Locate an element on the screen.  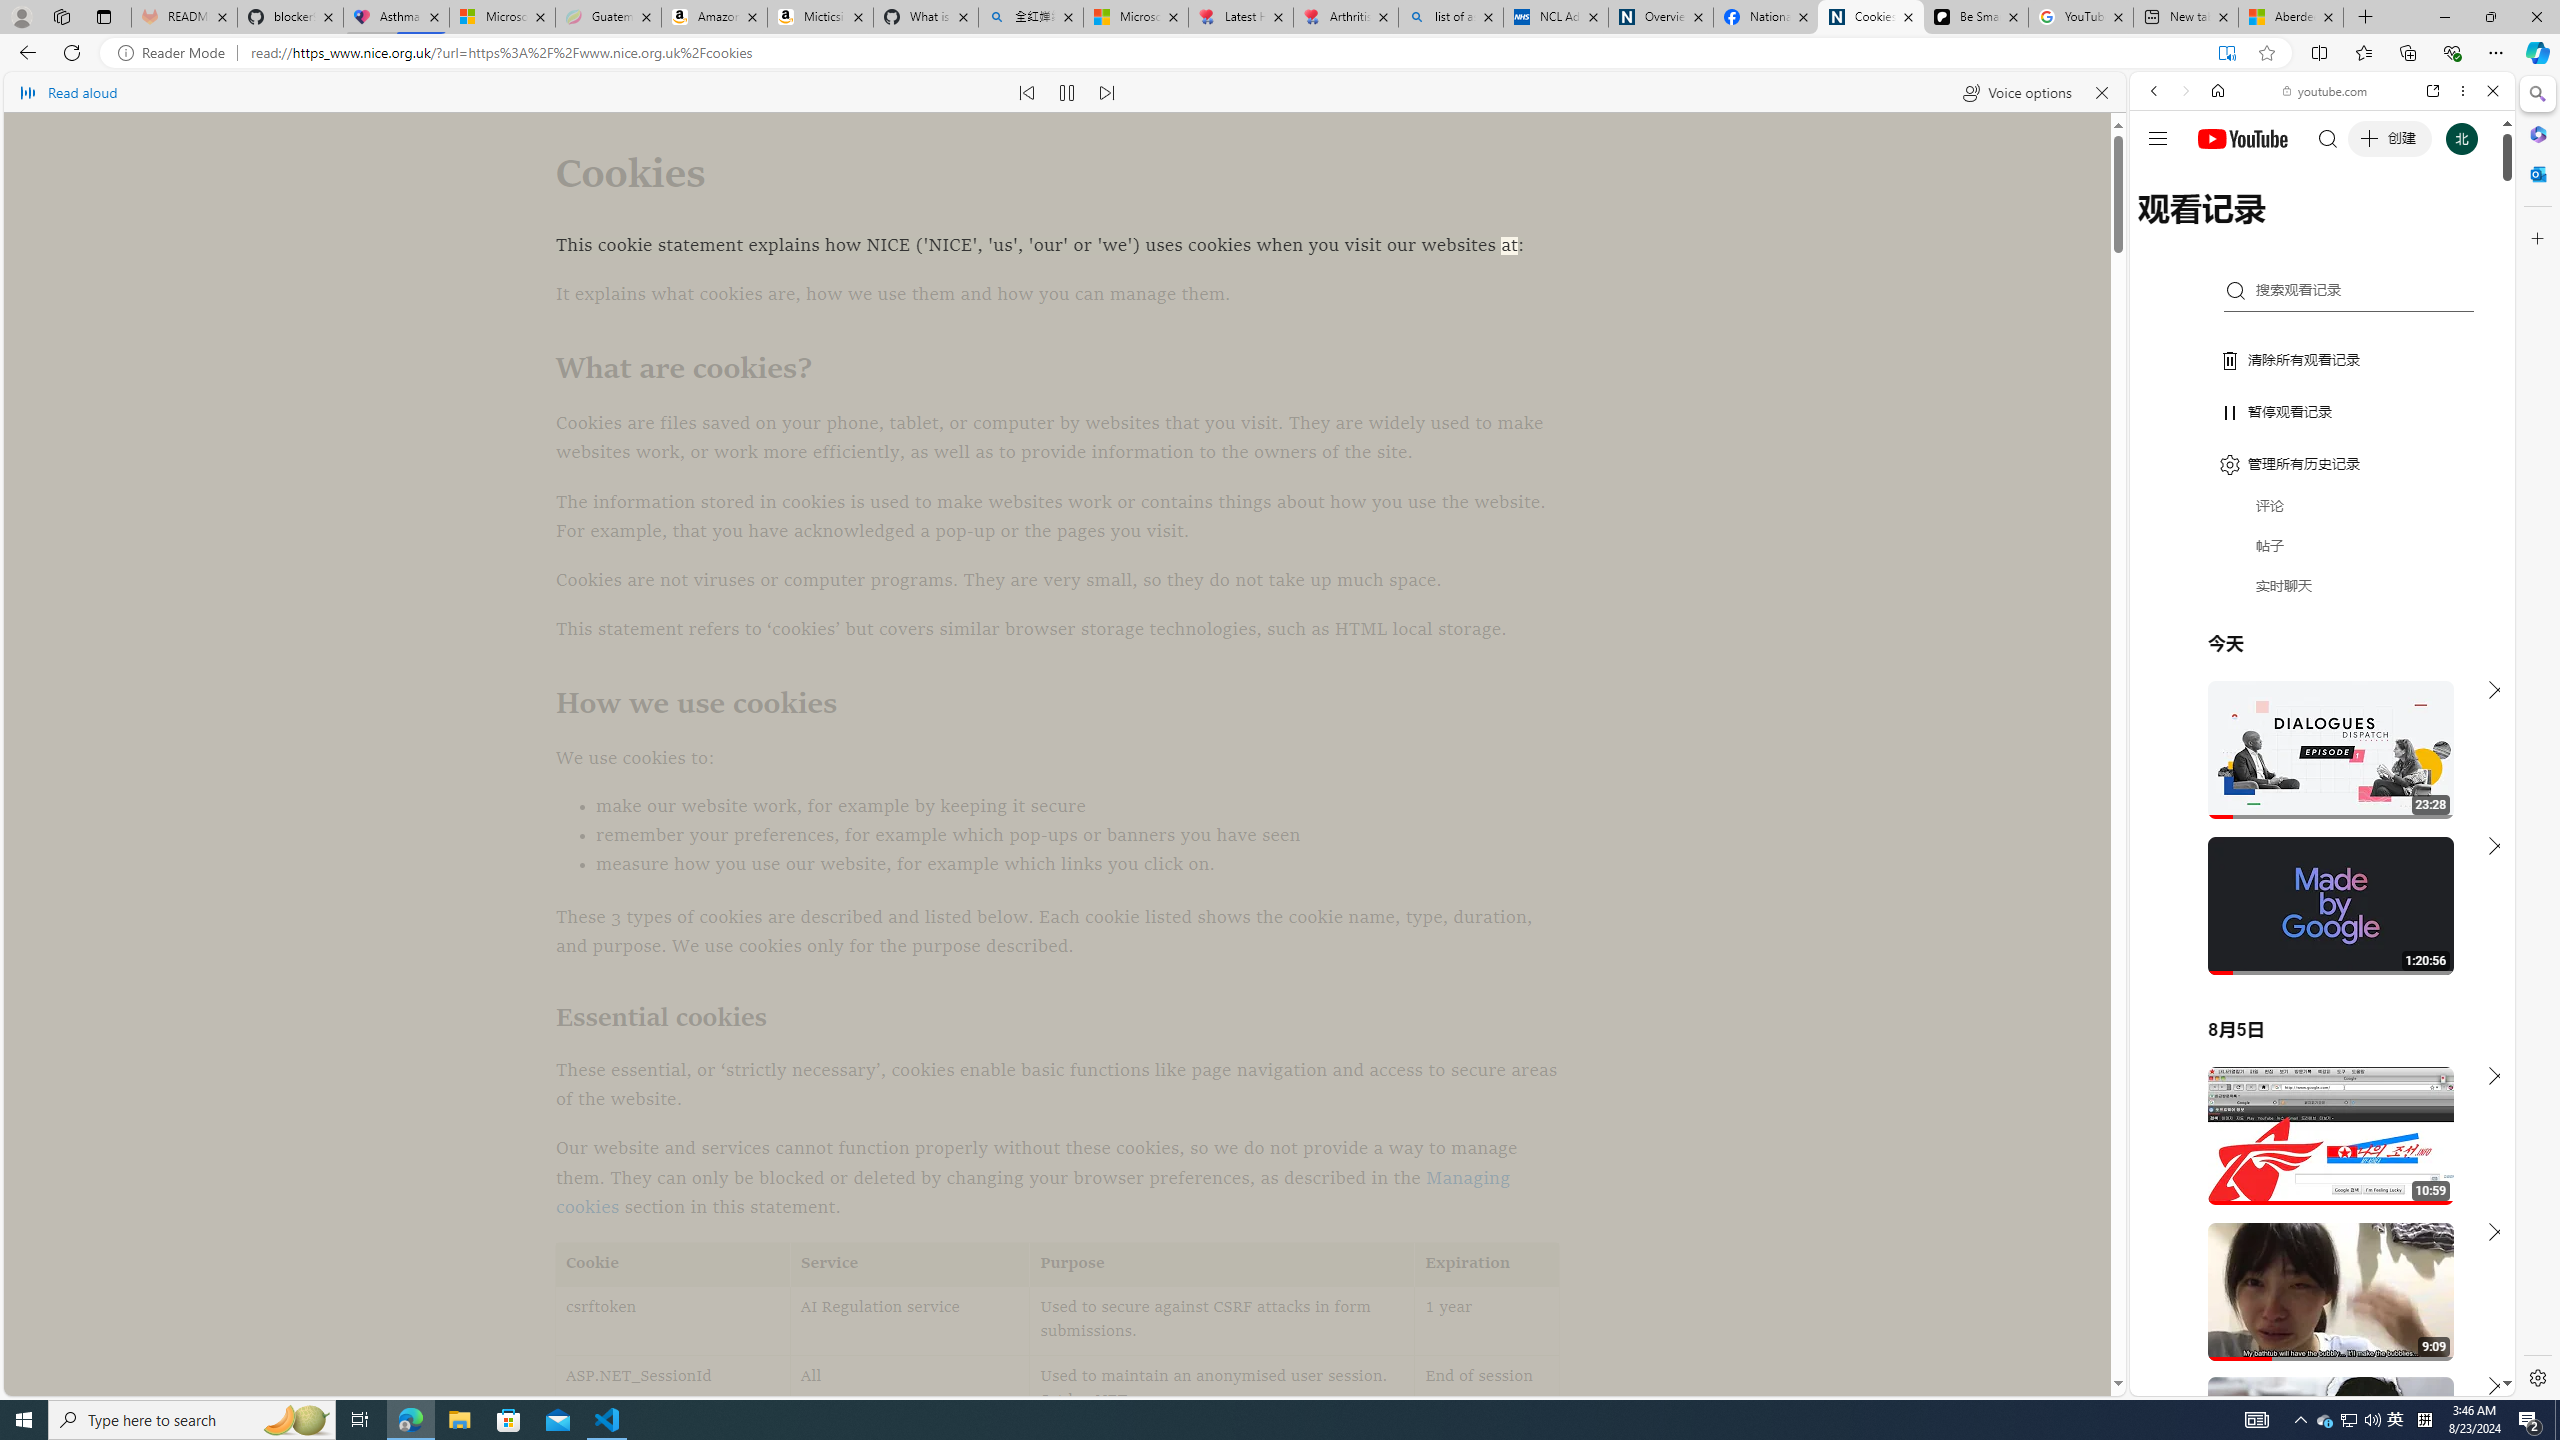
'Voice options' is located at coordinates (2015, 91).